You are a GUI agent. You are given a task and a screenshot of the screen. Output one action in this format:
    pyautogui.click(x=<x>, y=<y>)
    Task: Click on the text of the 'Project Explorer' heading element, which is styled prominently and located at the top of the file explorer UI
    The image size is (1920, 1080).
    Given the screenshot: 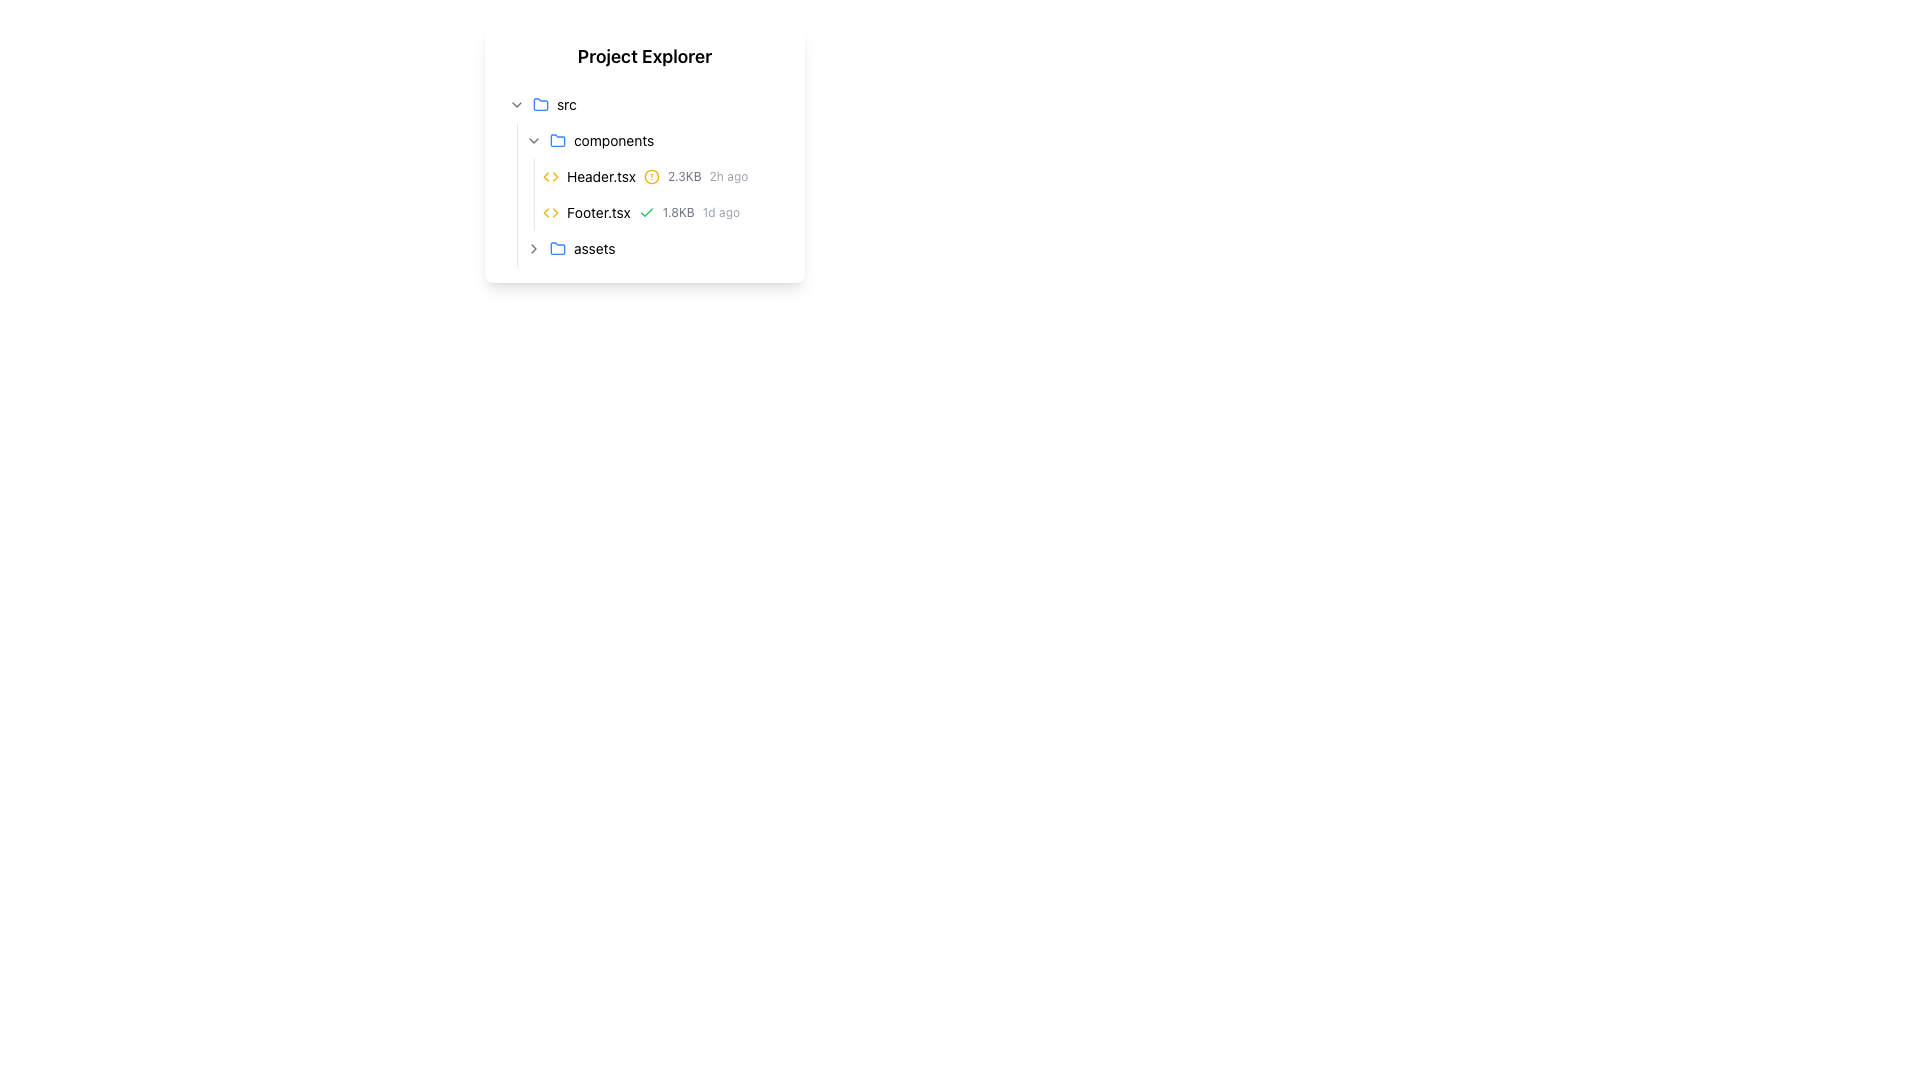 What is the action you would take?
    pyautogui.click(x=644, y=56)
    